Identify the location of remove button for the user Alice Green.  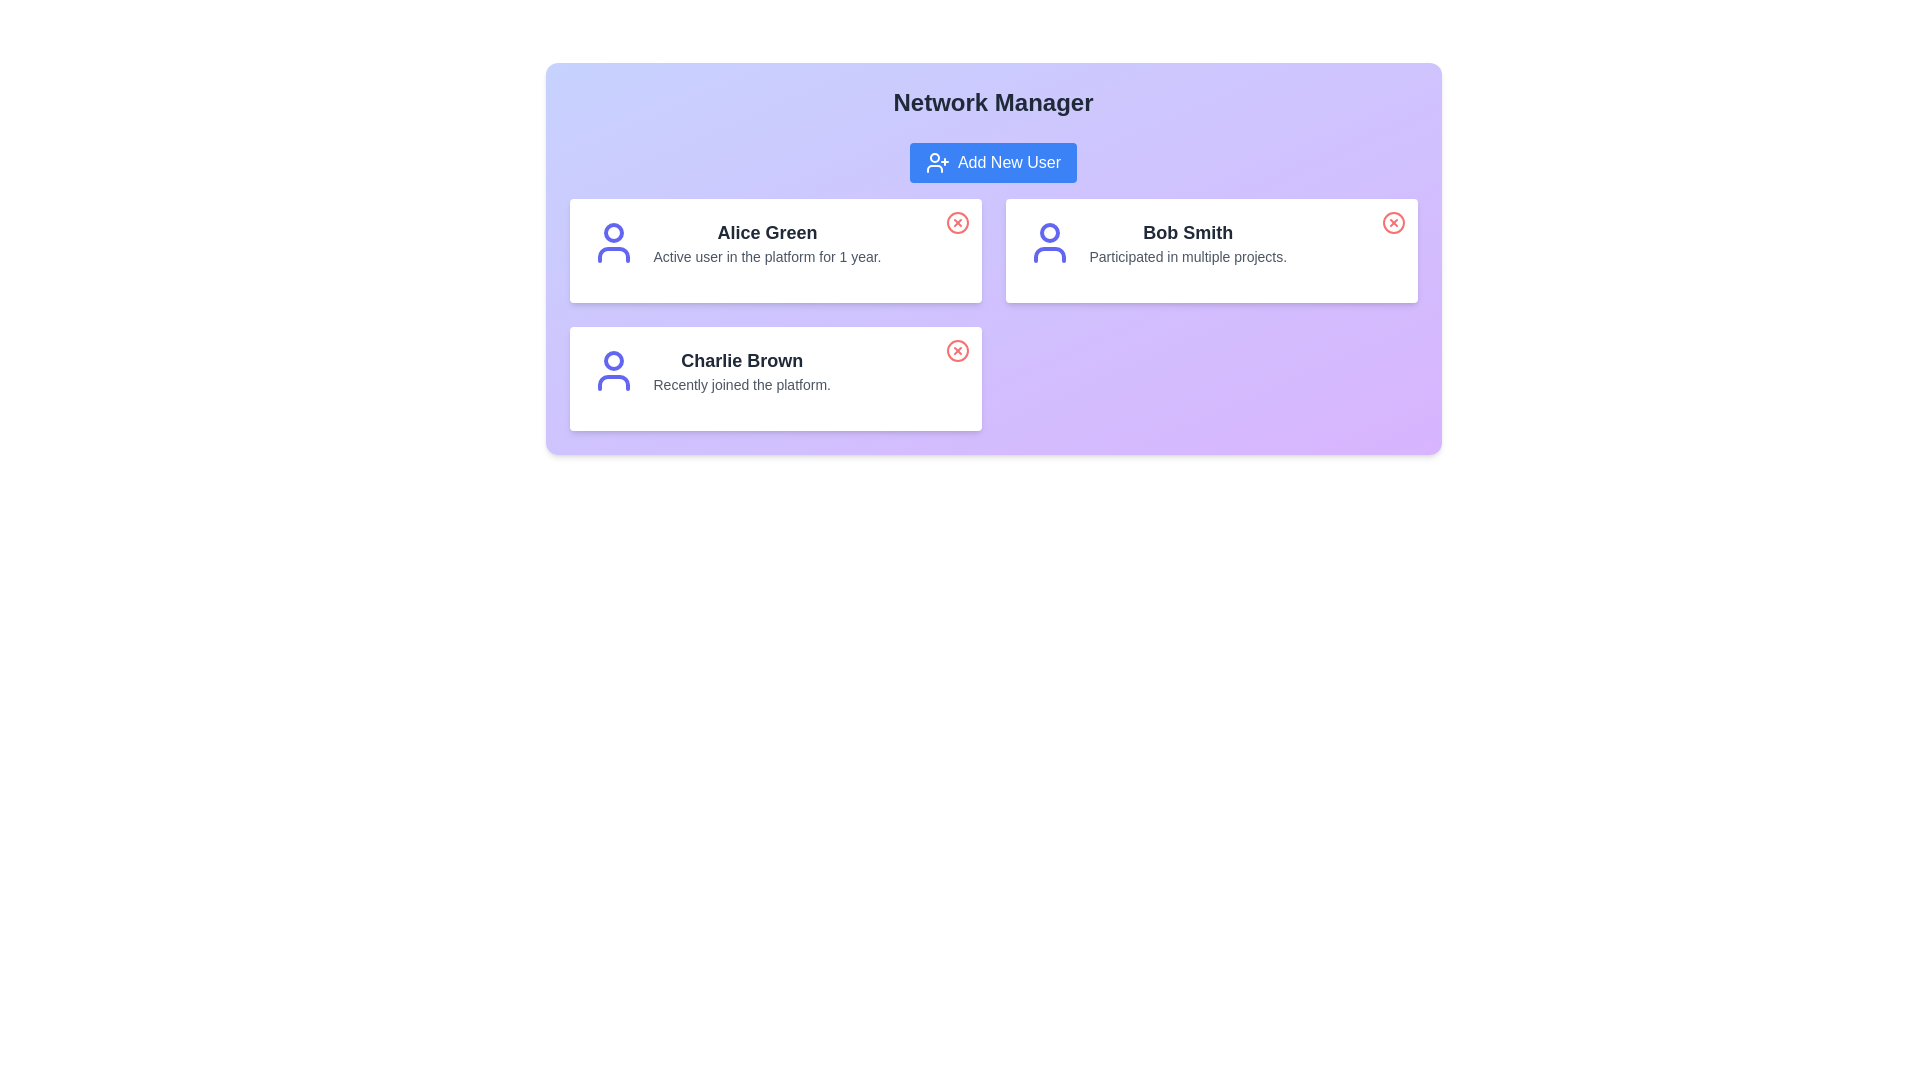
(956, 223).